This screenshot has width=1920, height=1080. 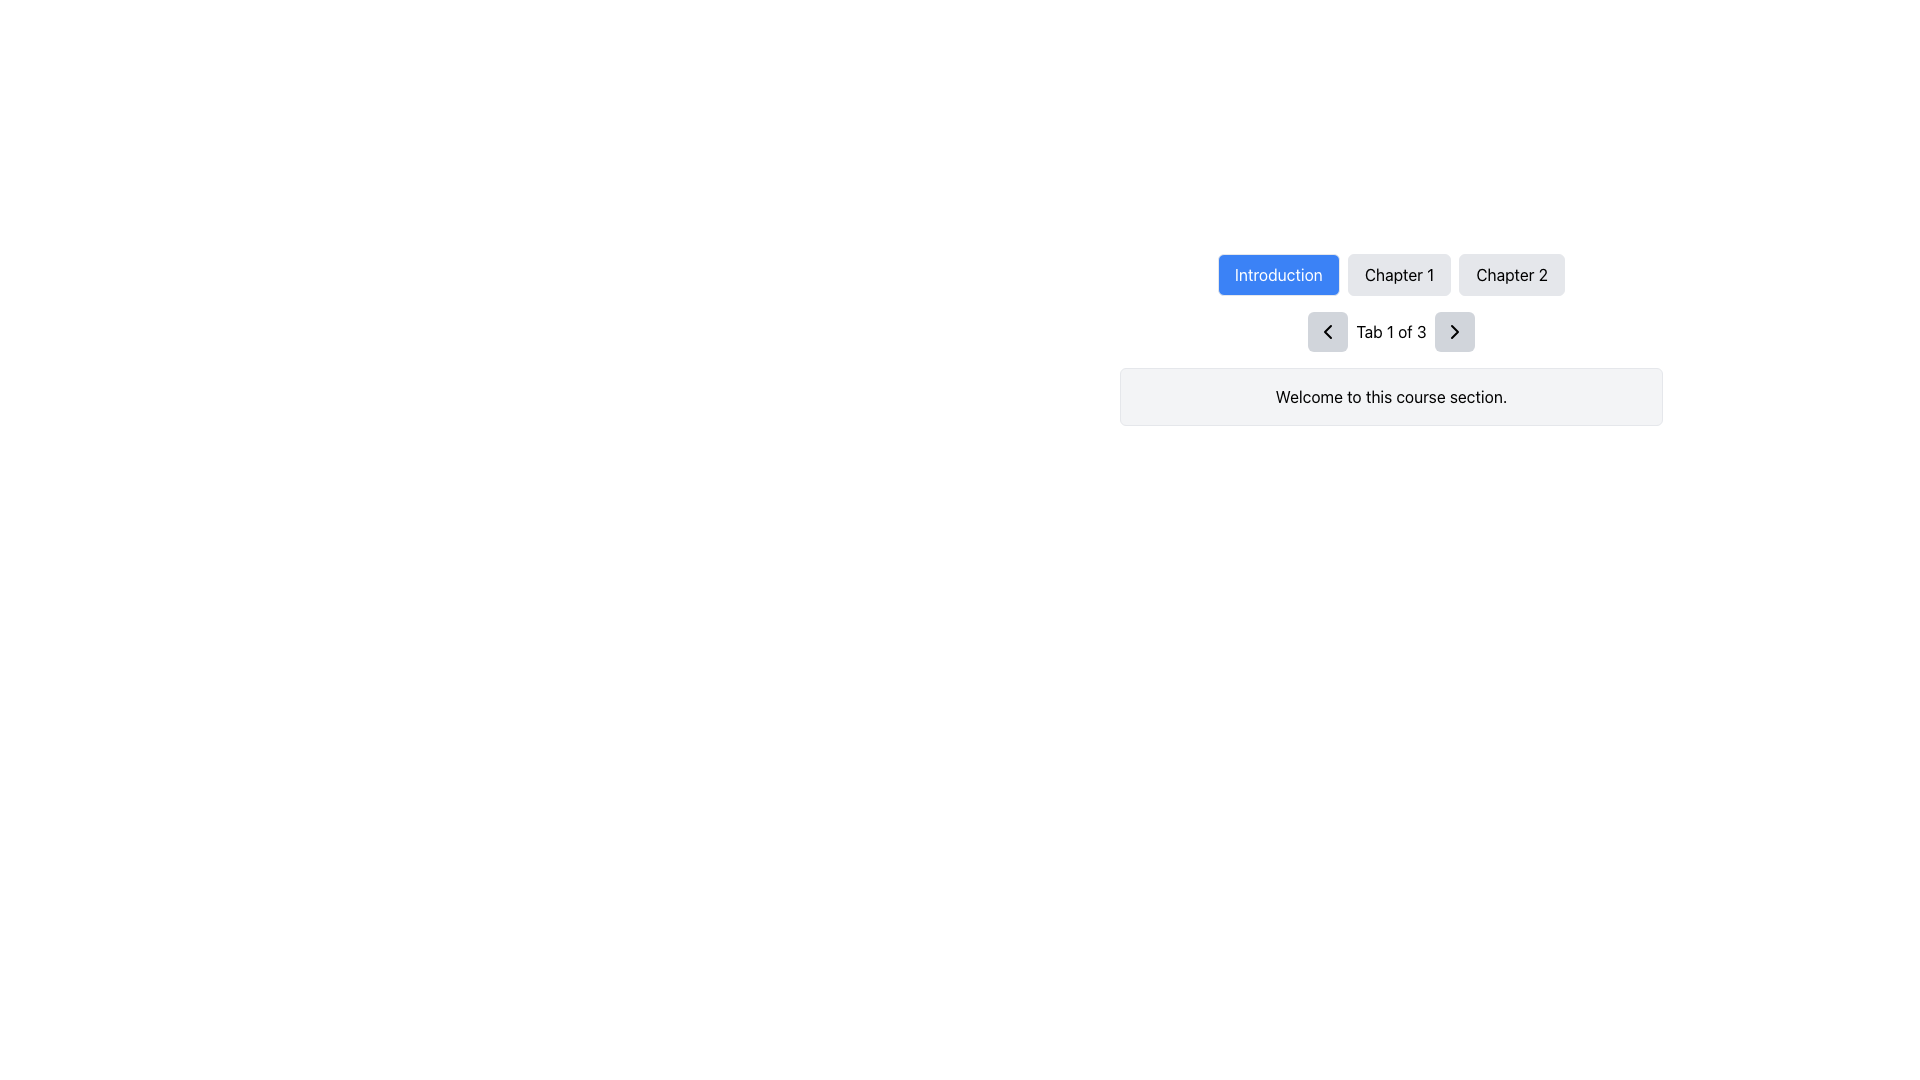 What do you see at coordinates (1454, 330) in the screenshot?
I see `the navigation button located to the right of the text 'Tab 1 of 3'` at bounding box center [1454, 330].